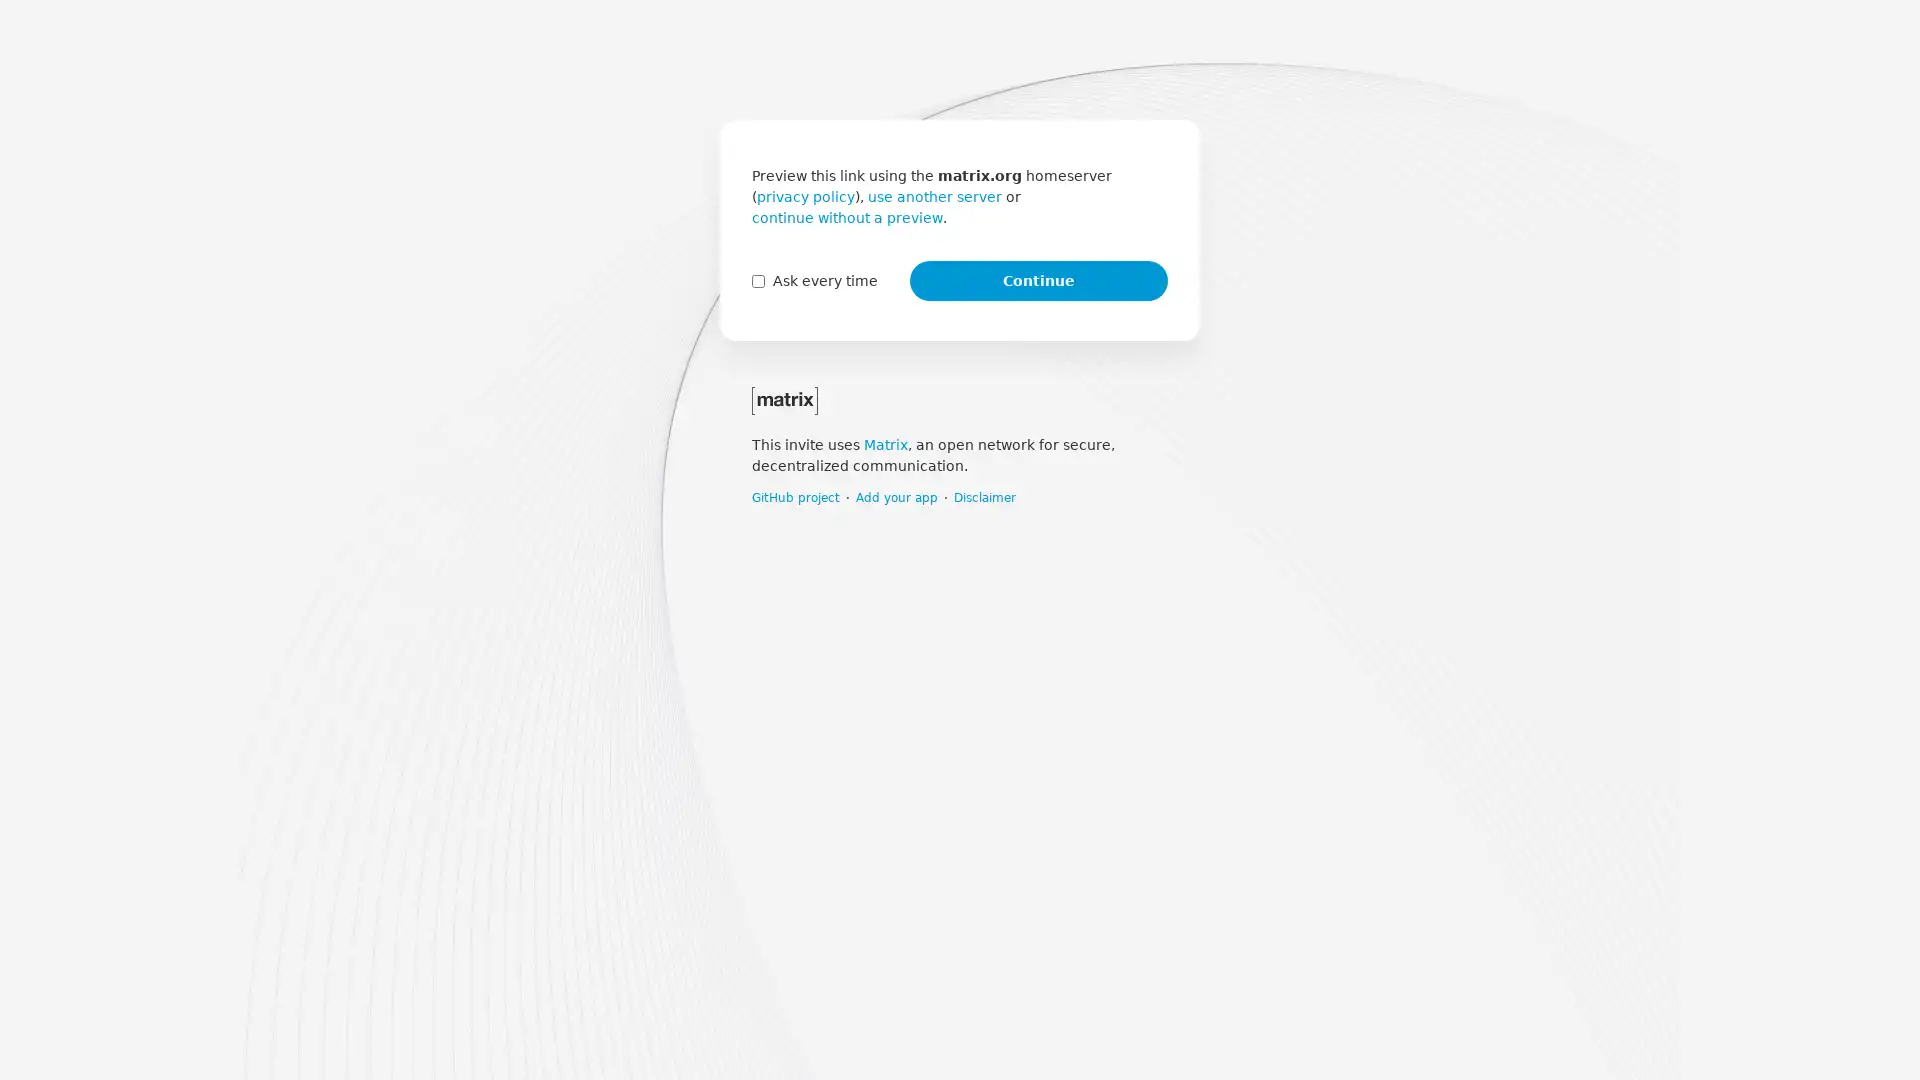 The width and height of the screenshot is (1920, 1080). What do you see at coordinates (1038, 281) in the screenshot?
I see `Continue` at bounding box center [1038, 281].